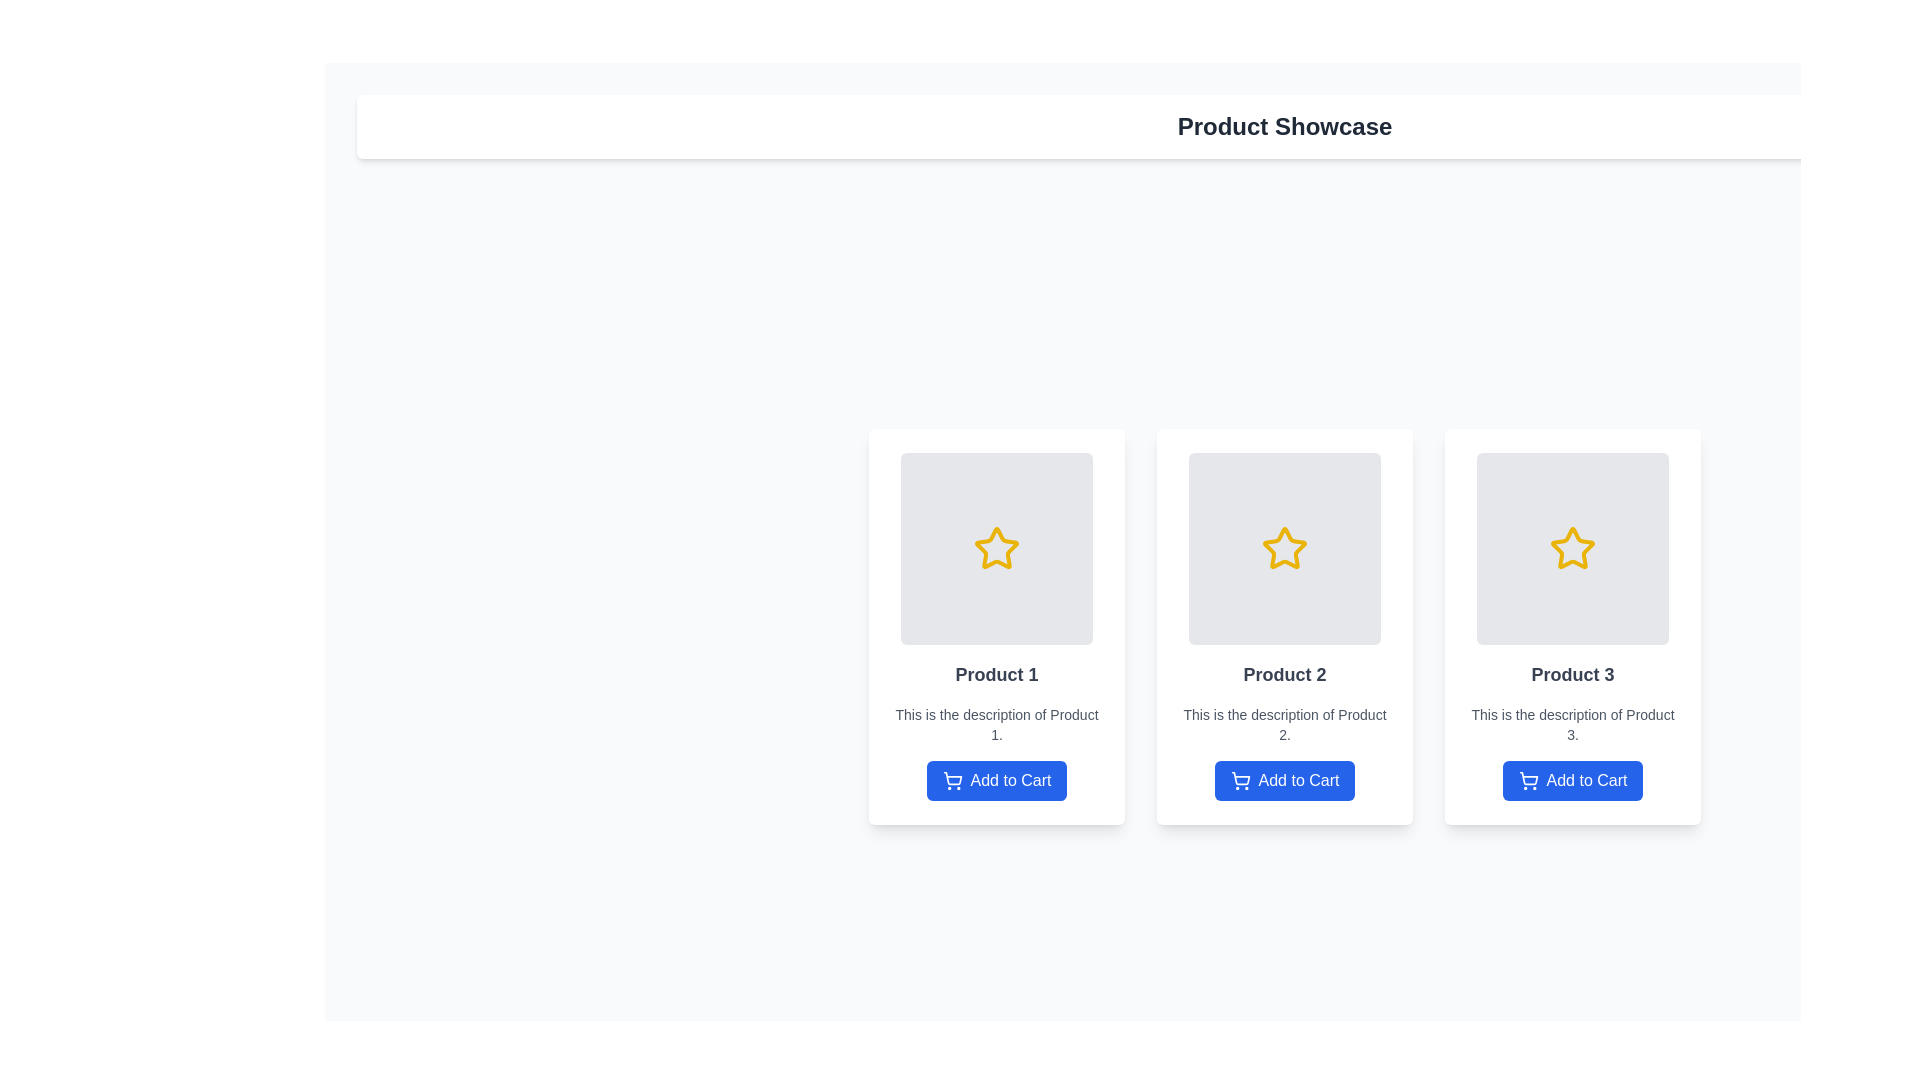  Describe the element at coordinates (1572, 675) in the screenshot. I see `the text label reading 'Product 3'` at that location.